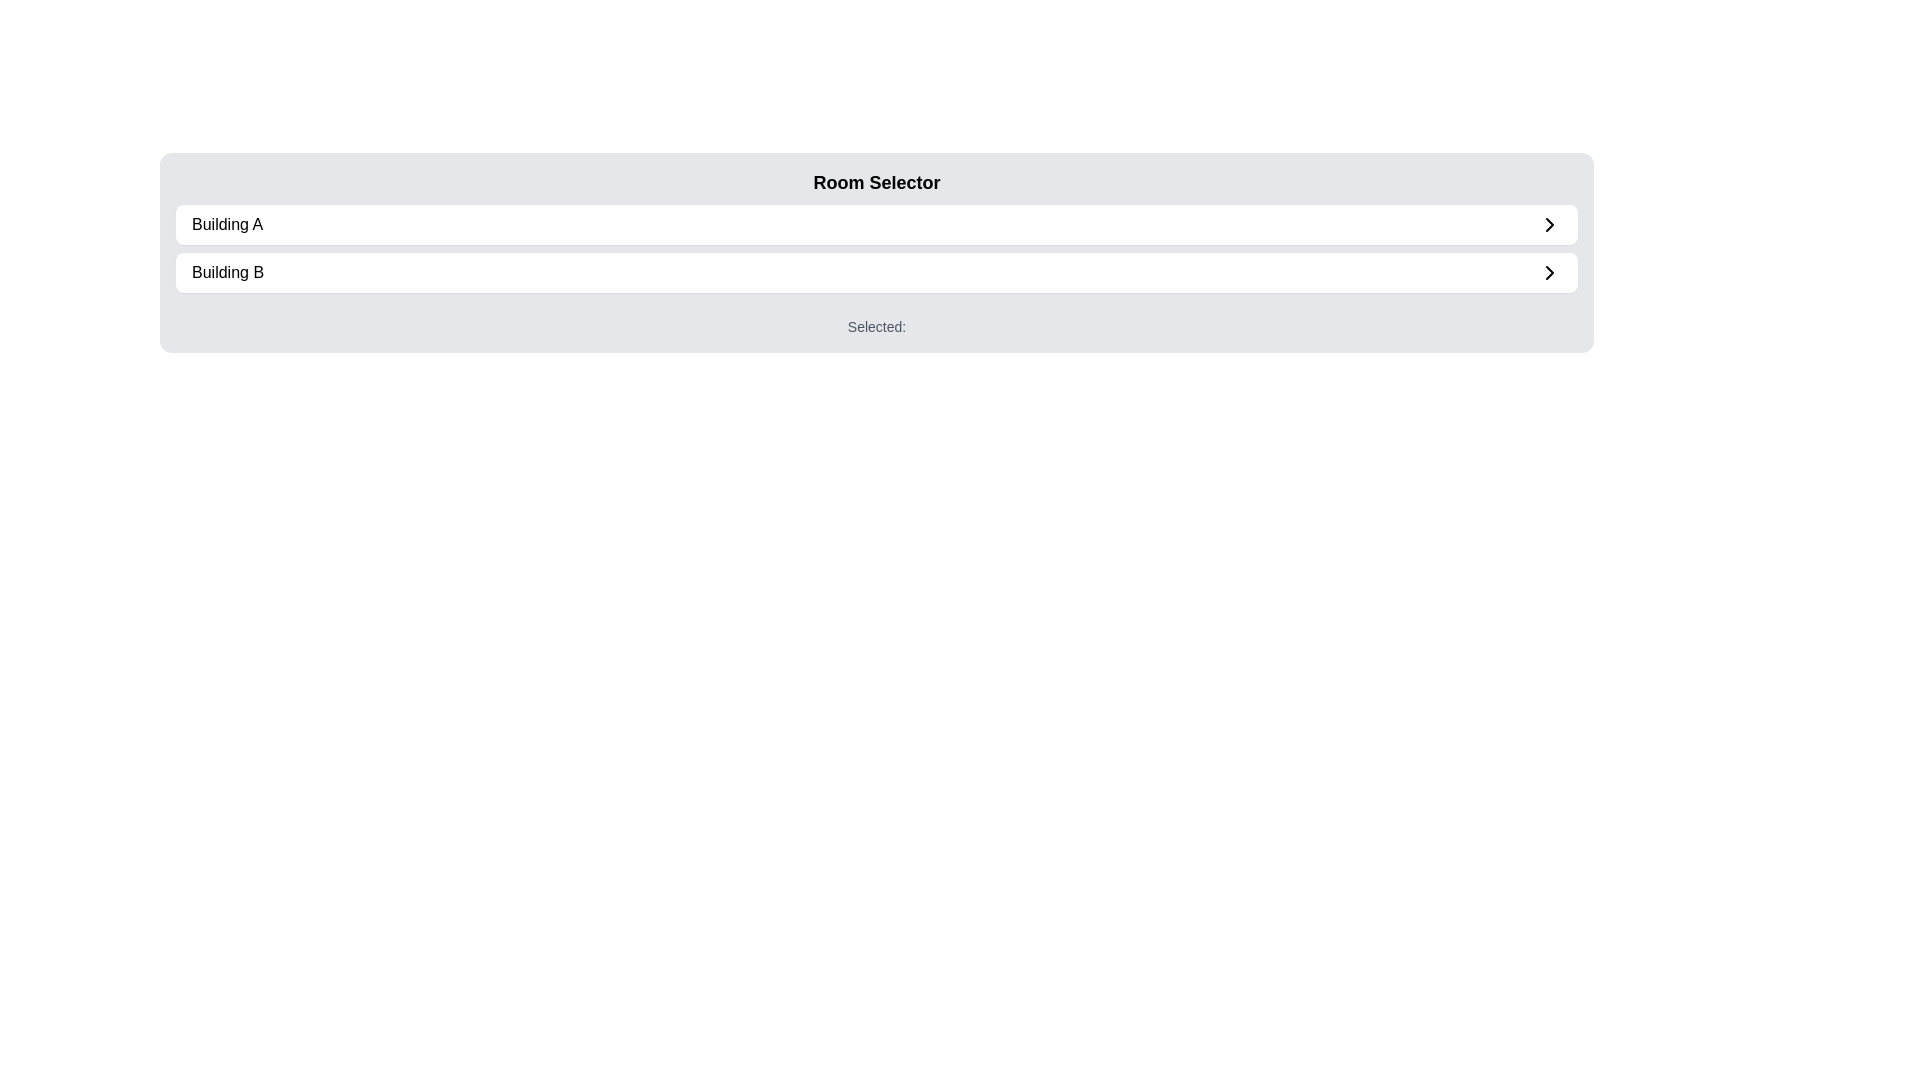  I want to click on the chevron-right arrow icon located at the far right of the 'Building A' row, so click(1549, 224).